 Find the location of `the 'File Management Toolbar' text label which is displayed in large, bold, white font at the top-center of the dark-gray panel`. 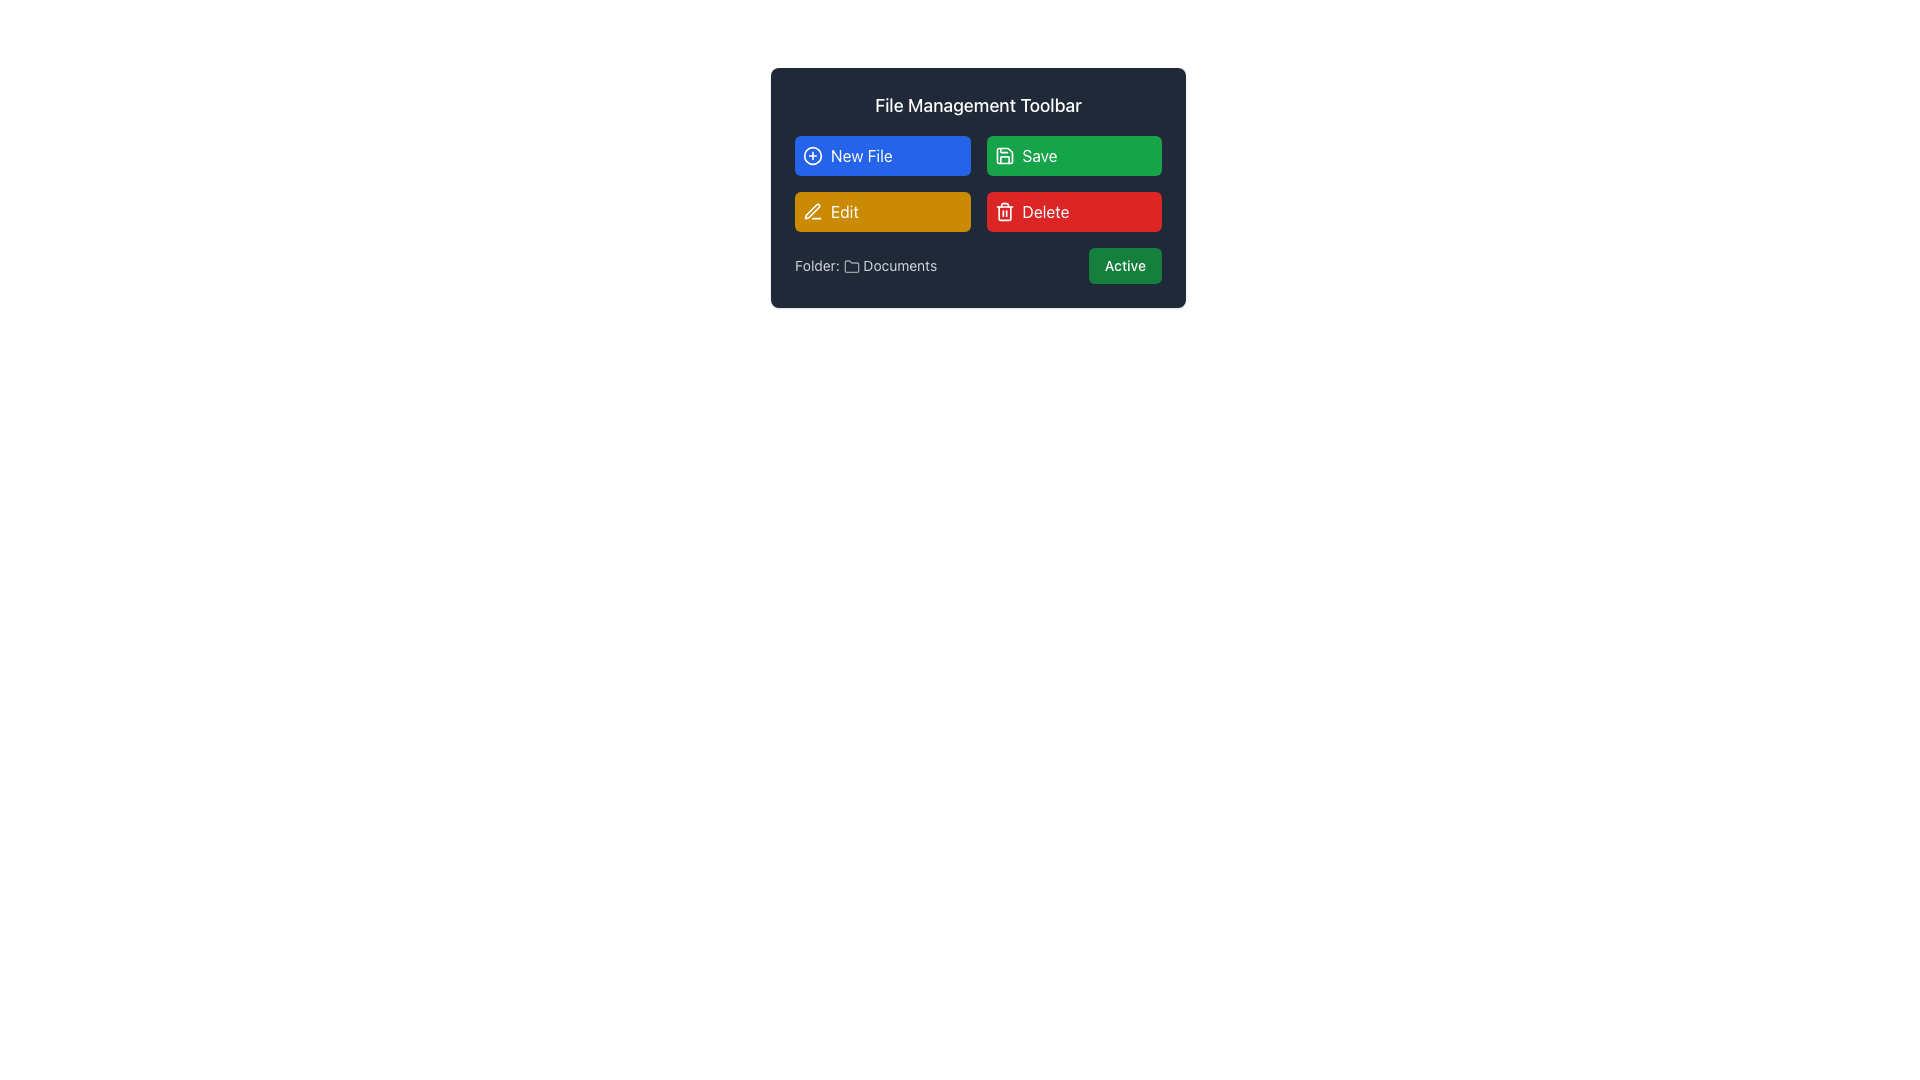

the 'File Management Toolbar' text label which is displayed in large, bold, white font at the top-center of the dark-gray panel is located at coordinates (978, 105).